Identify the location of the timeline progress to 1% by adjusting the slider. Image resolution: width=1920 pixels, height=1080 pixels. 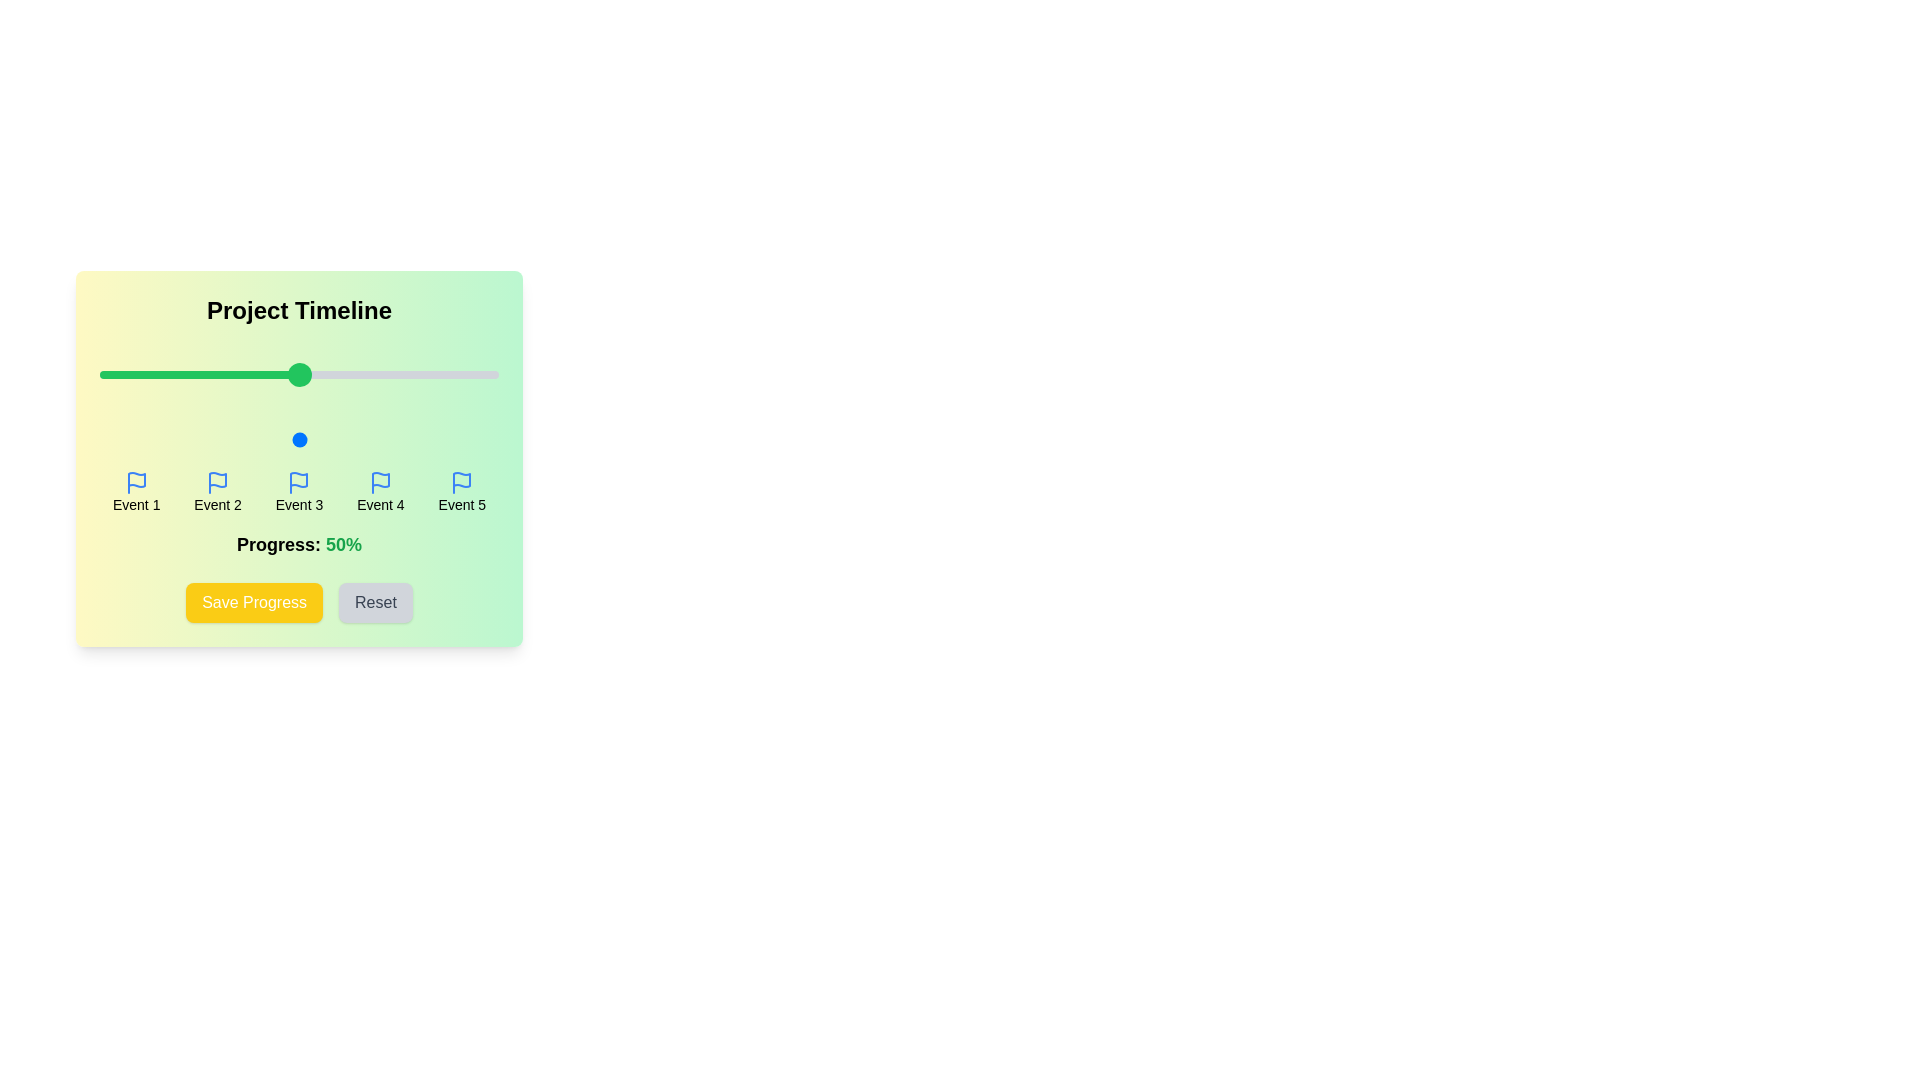
(103, 438).